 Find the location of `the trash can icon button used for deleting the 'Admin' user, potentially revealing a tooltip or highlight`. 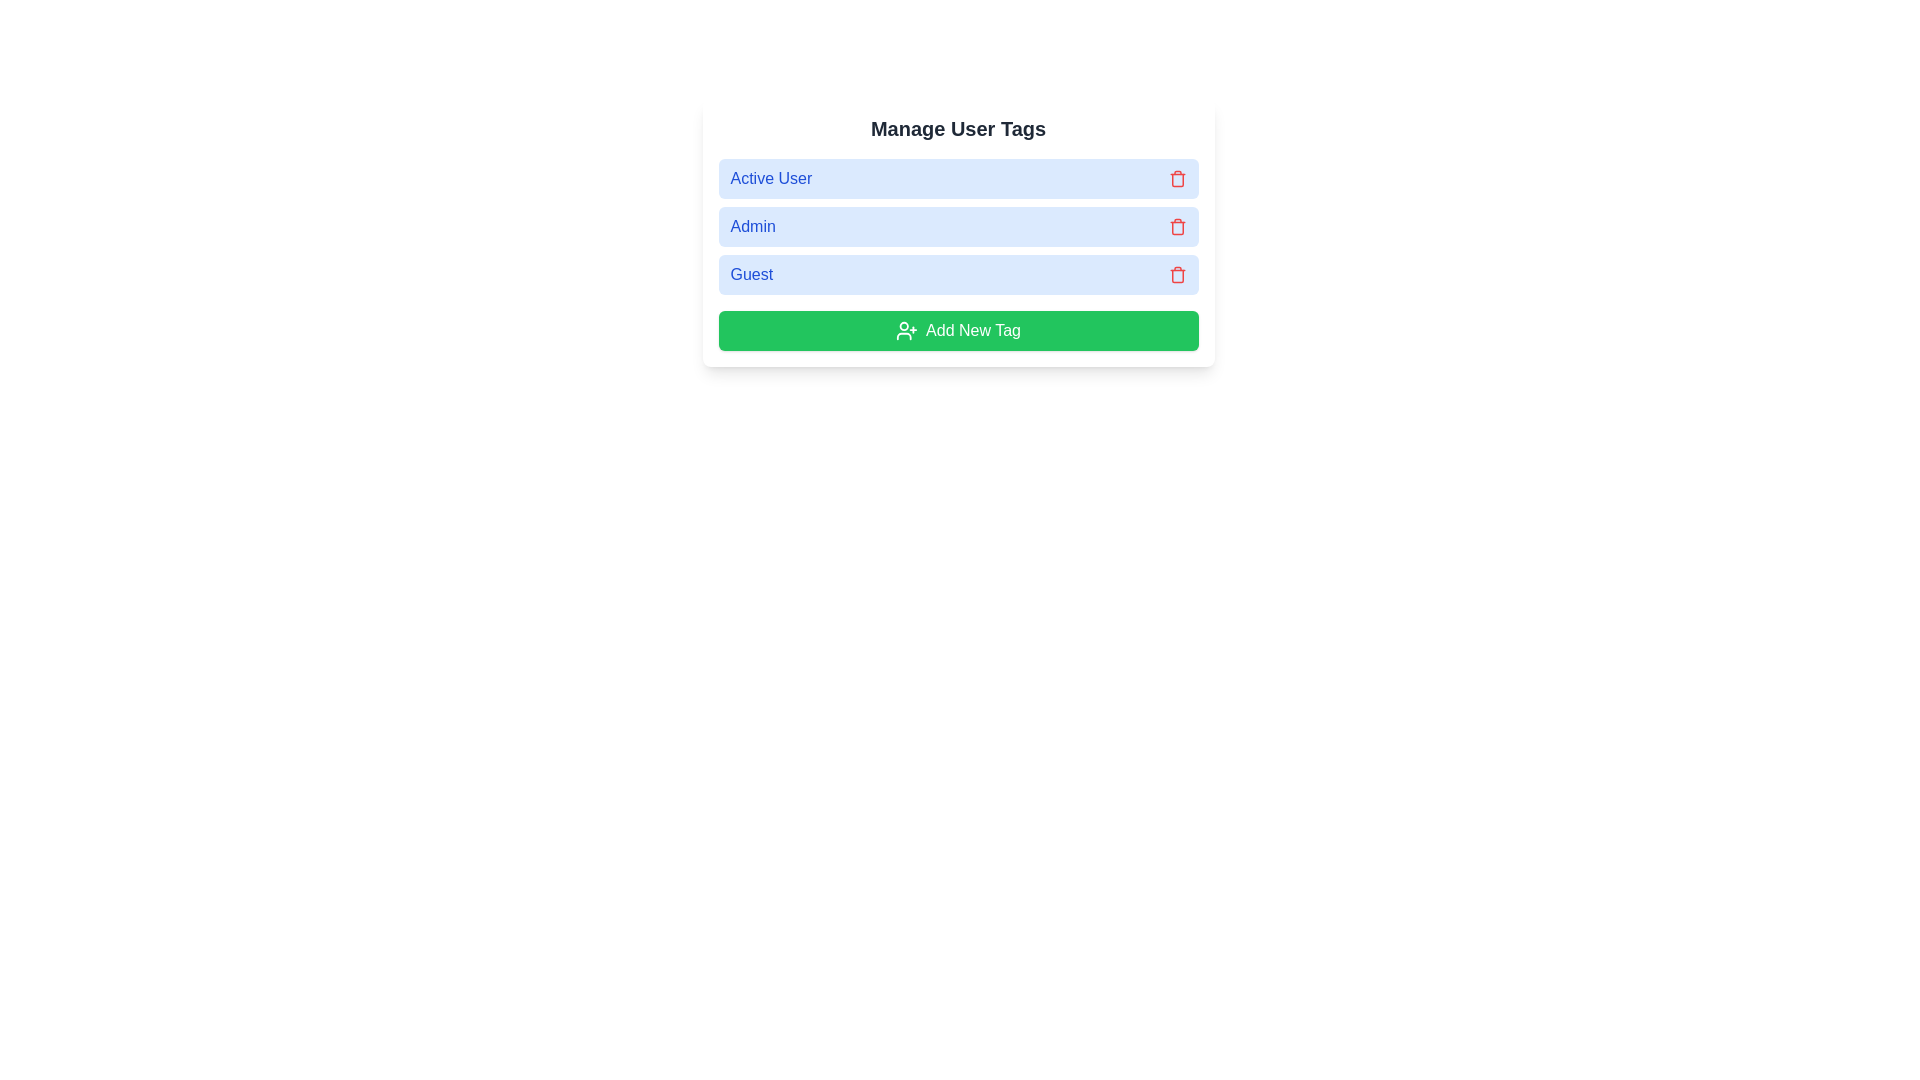

the trash can icon button used for deleting the 'Admin' user, potentially revealing a tooltip or highlight is located at coordinates (1177, 227).